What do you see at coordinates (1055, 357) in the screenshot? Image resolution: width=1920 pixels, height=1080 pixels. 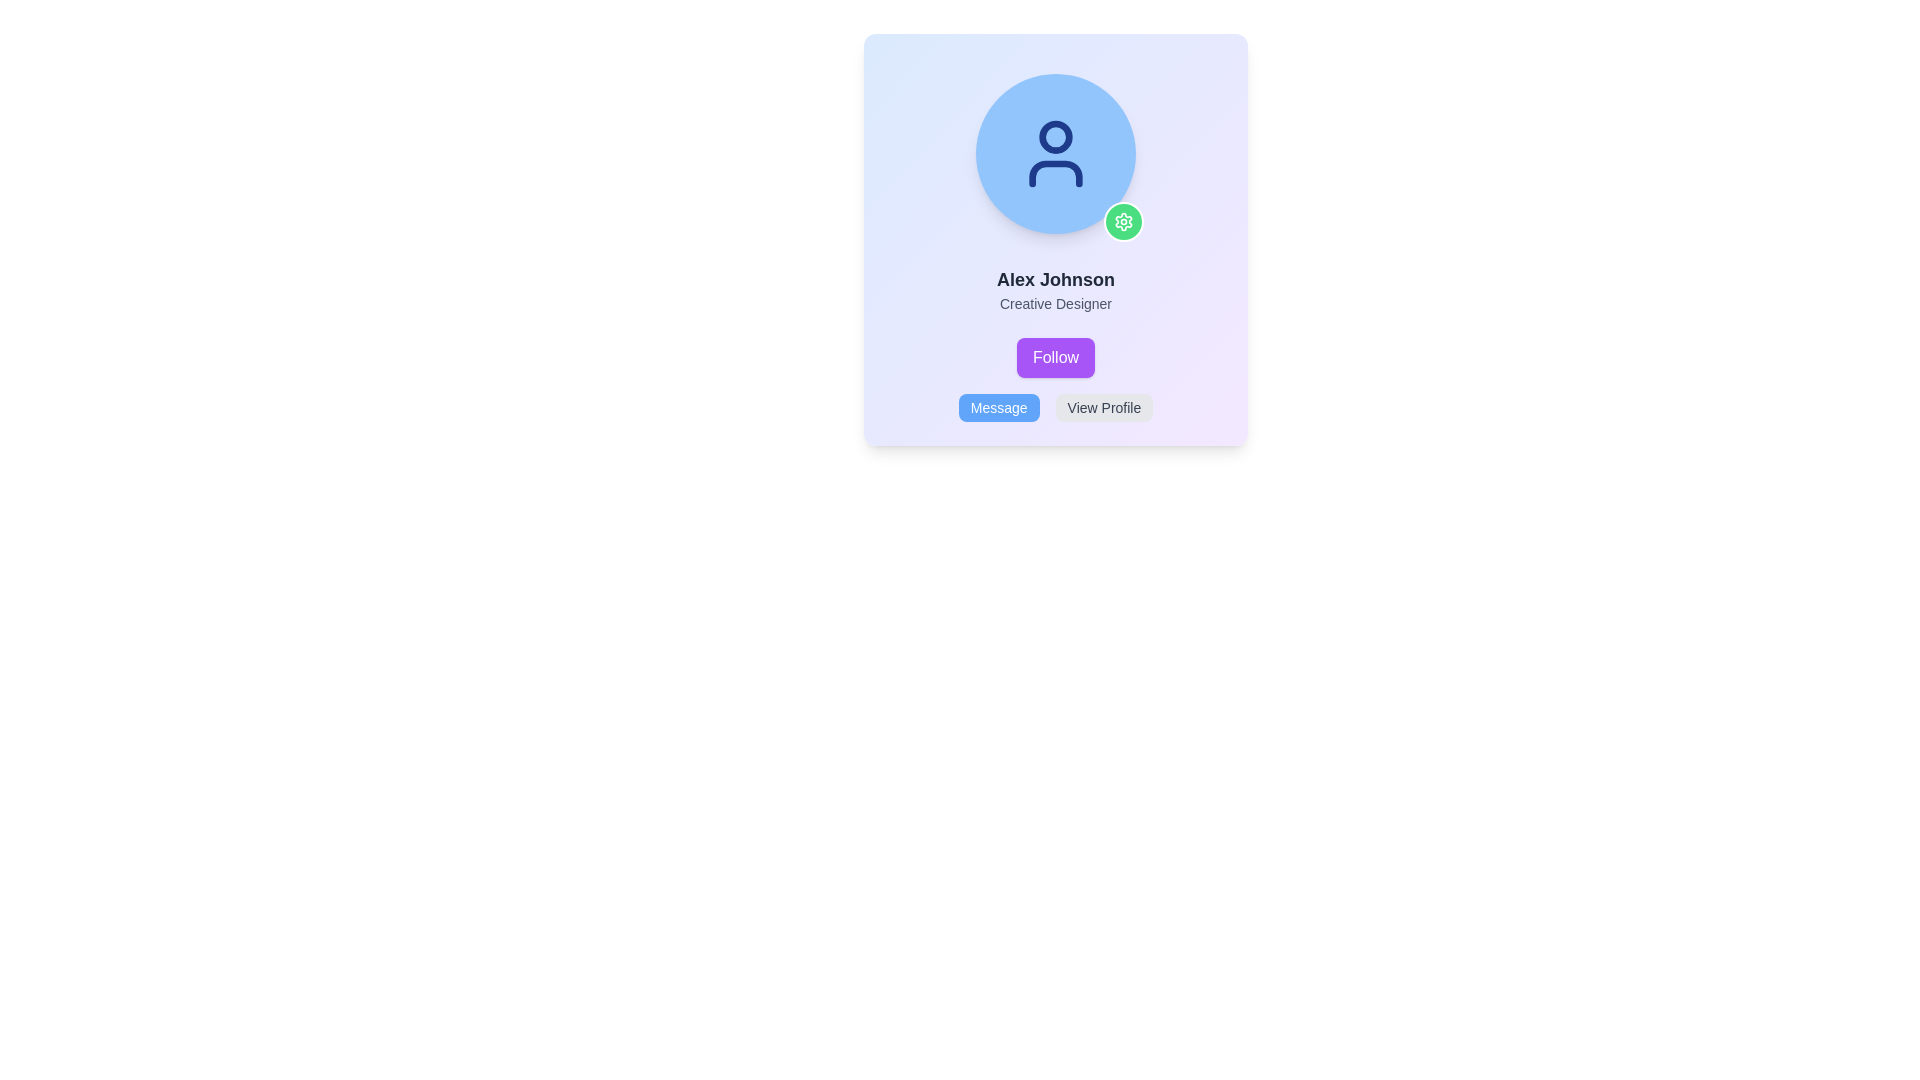 I see `the follow button located in the user profile card for keyboard navigation, positioned below the name 'Alex Johnson' and above the 'Message' and 'View Profile' buttons` at bounding box center [1055, 357].